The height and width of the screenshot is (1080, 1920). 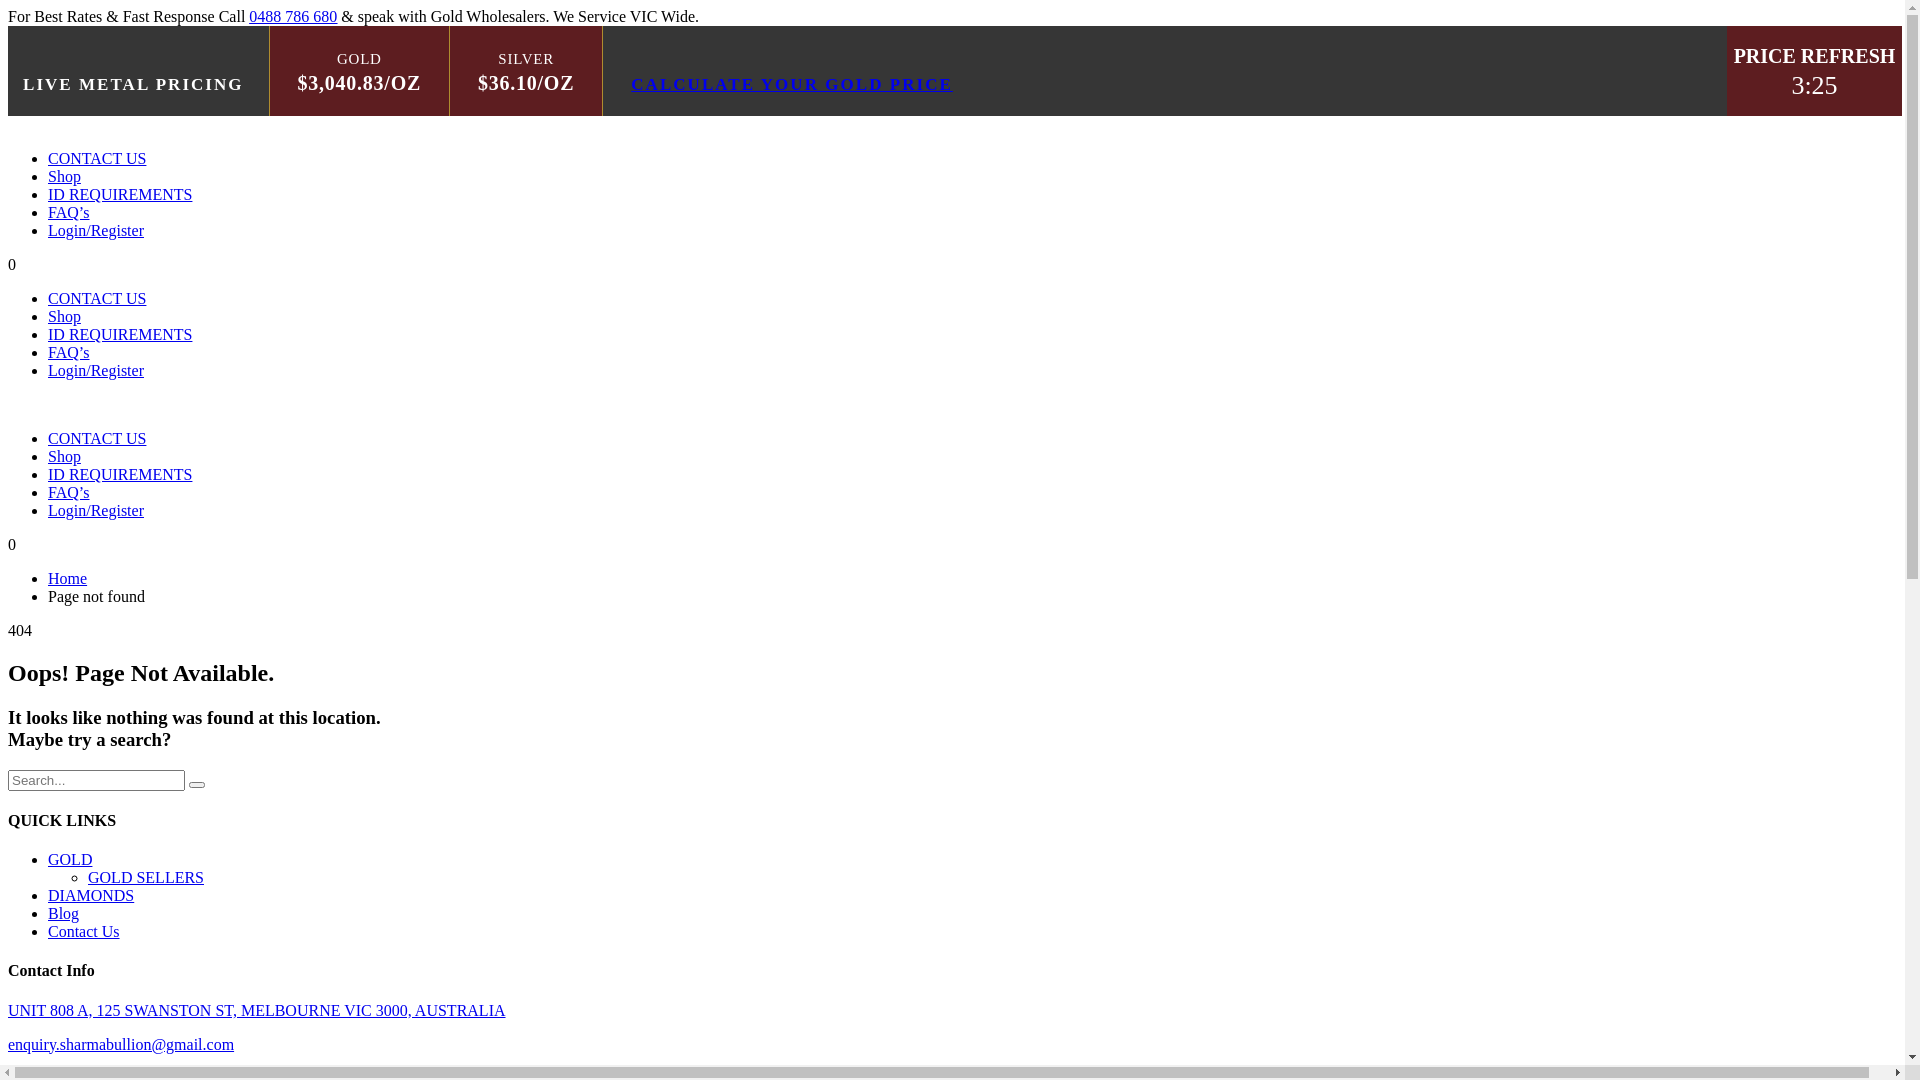 What do you see at coordinates (291, 16) in the screenshot?
I see `'0488 786 680'` at bounding box center [291, 16].